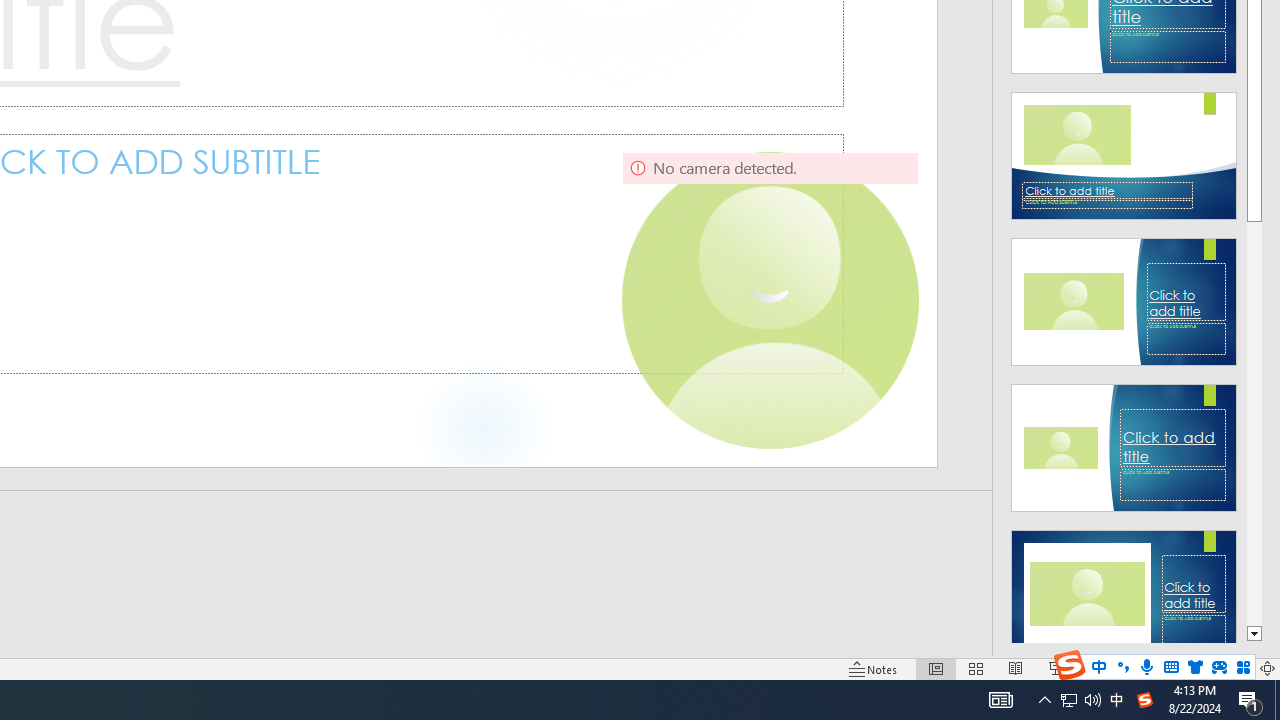 This screenshot has height=720, width=1280. What do you see at coordinates (1253, 634) in the screenshot?
I see `'Line down'` at bounding box center [1253, 634].